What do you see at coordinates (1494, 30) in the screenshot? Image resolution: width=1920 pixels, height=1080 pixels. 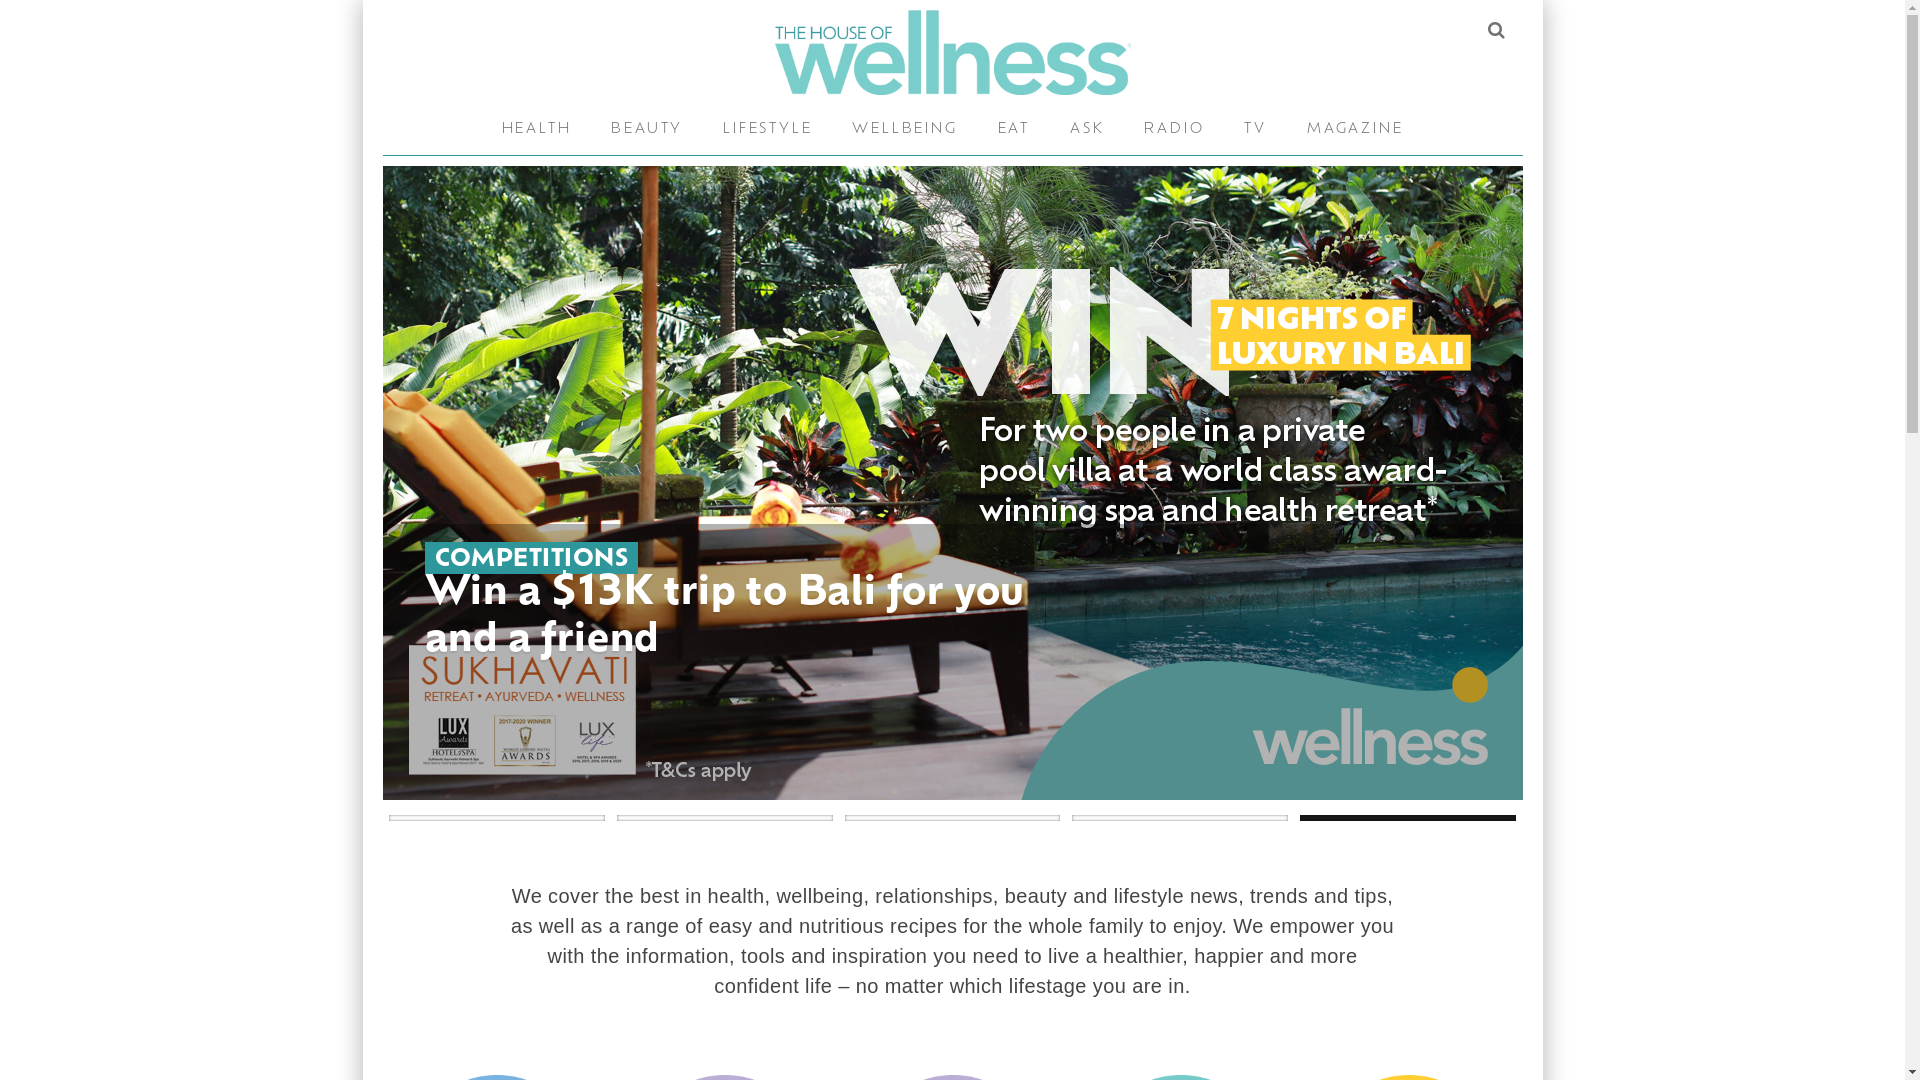 I see `'Search'` at bounding box center [1494, 30].